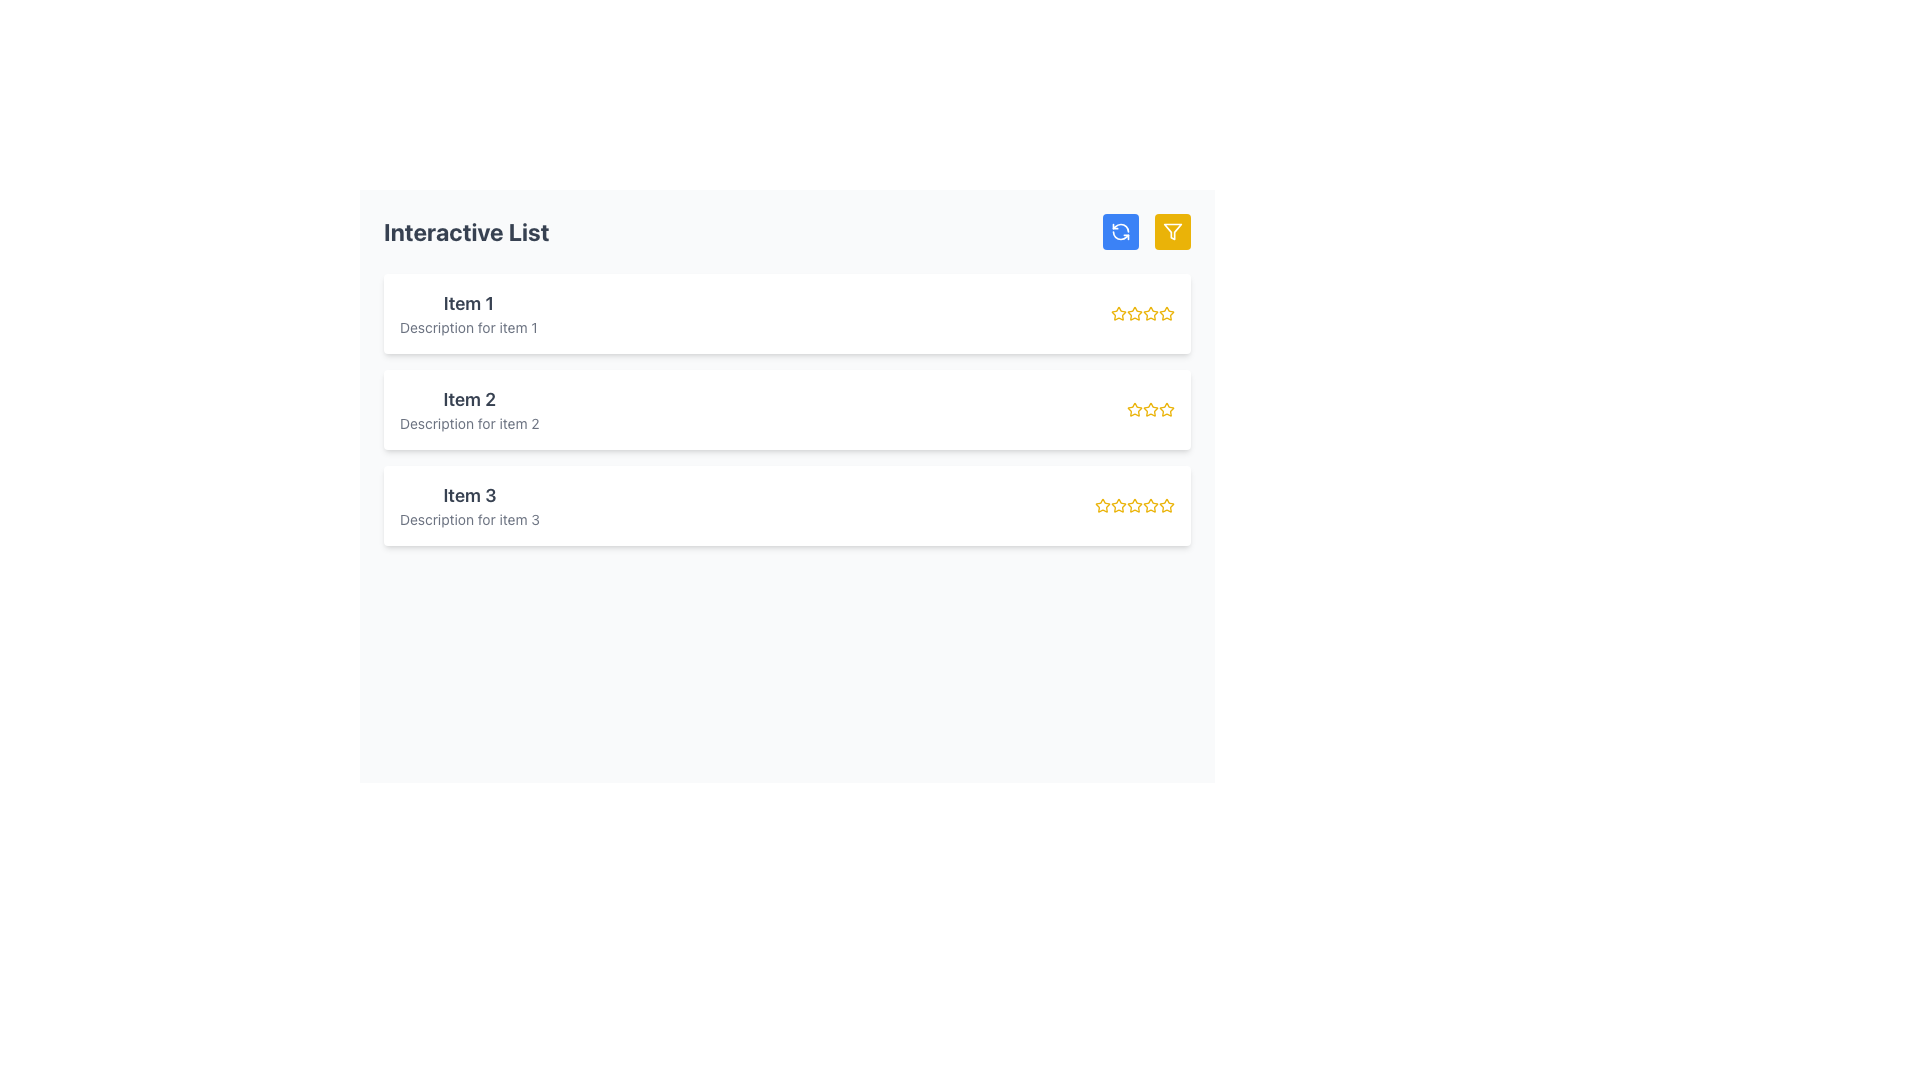 This screenshot has height=1080, width=1920. I want to click on the third star icon in the rating panel associated with the second list item under the header 'Interactive List', so click(1151, 408).